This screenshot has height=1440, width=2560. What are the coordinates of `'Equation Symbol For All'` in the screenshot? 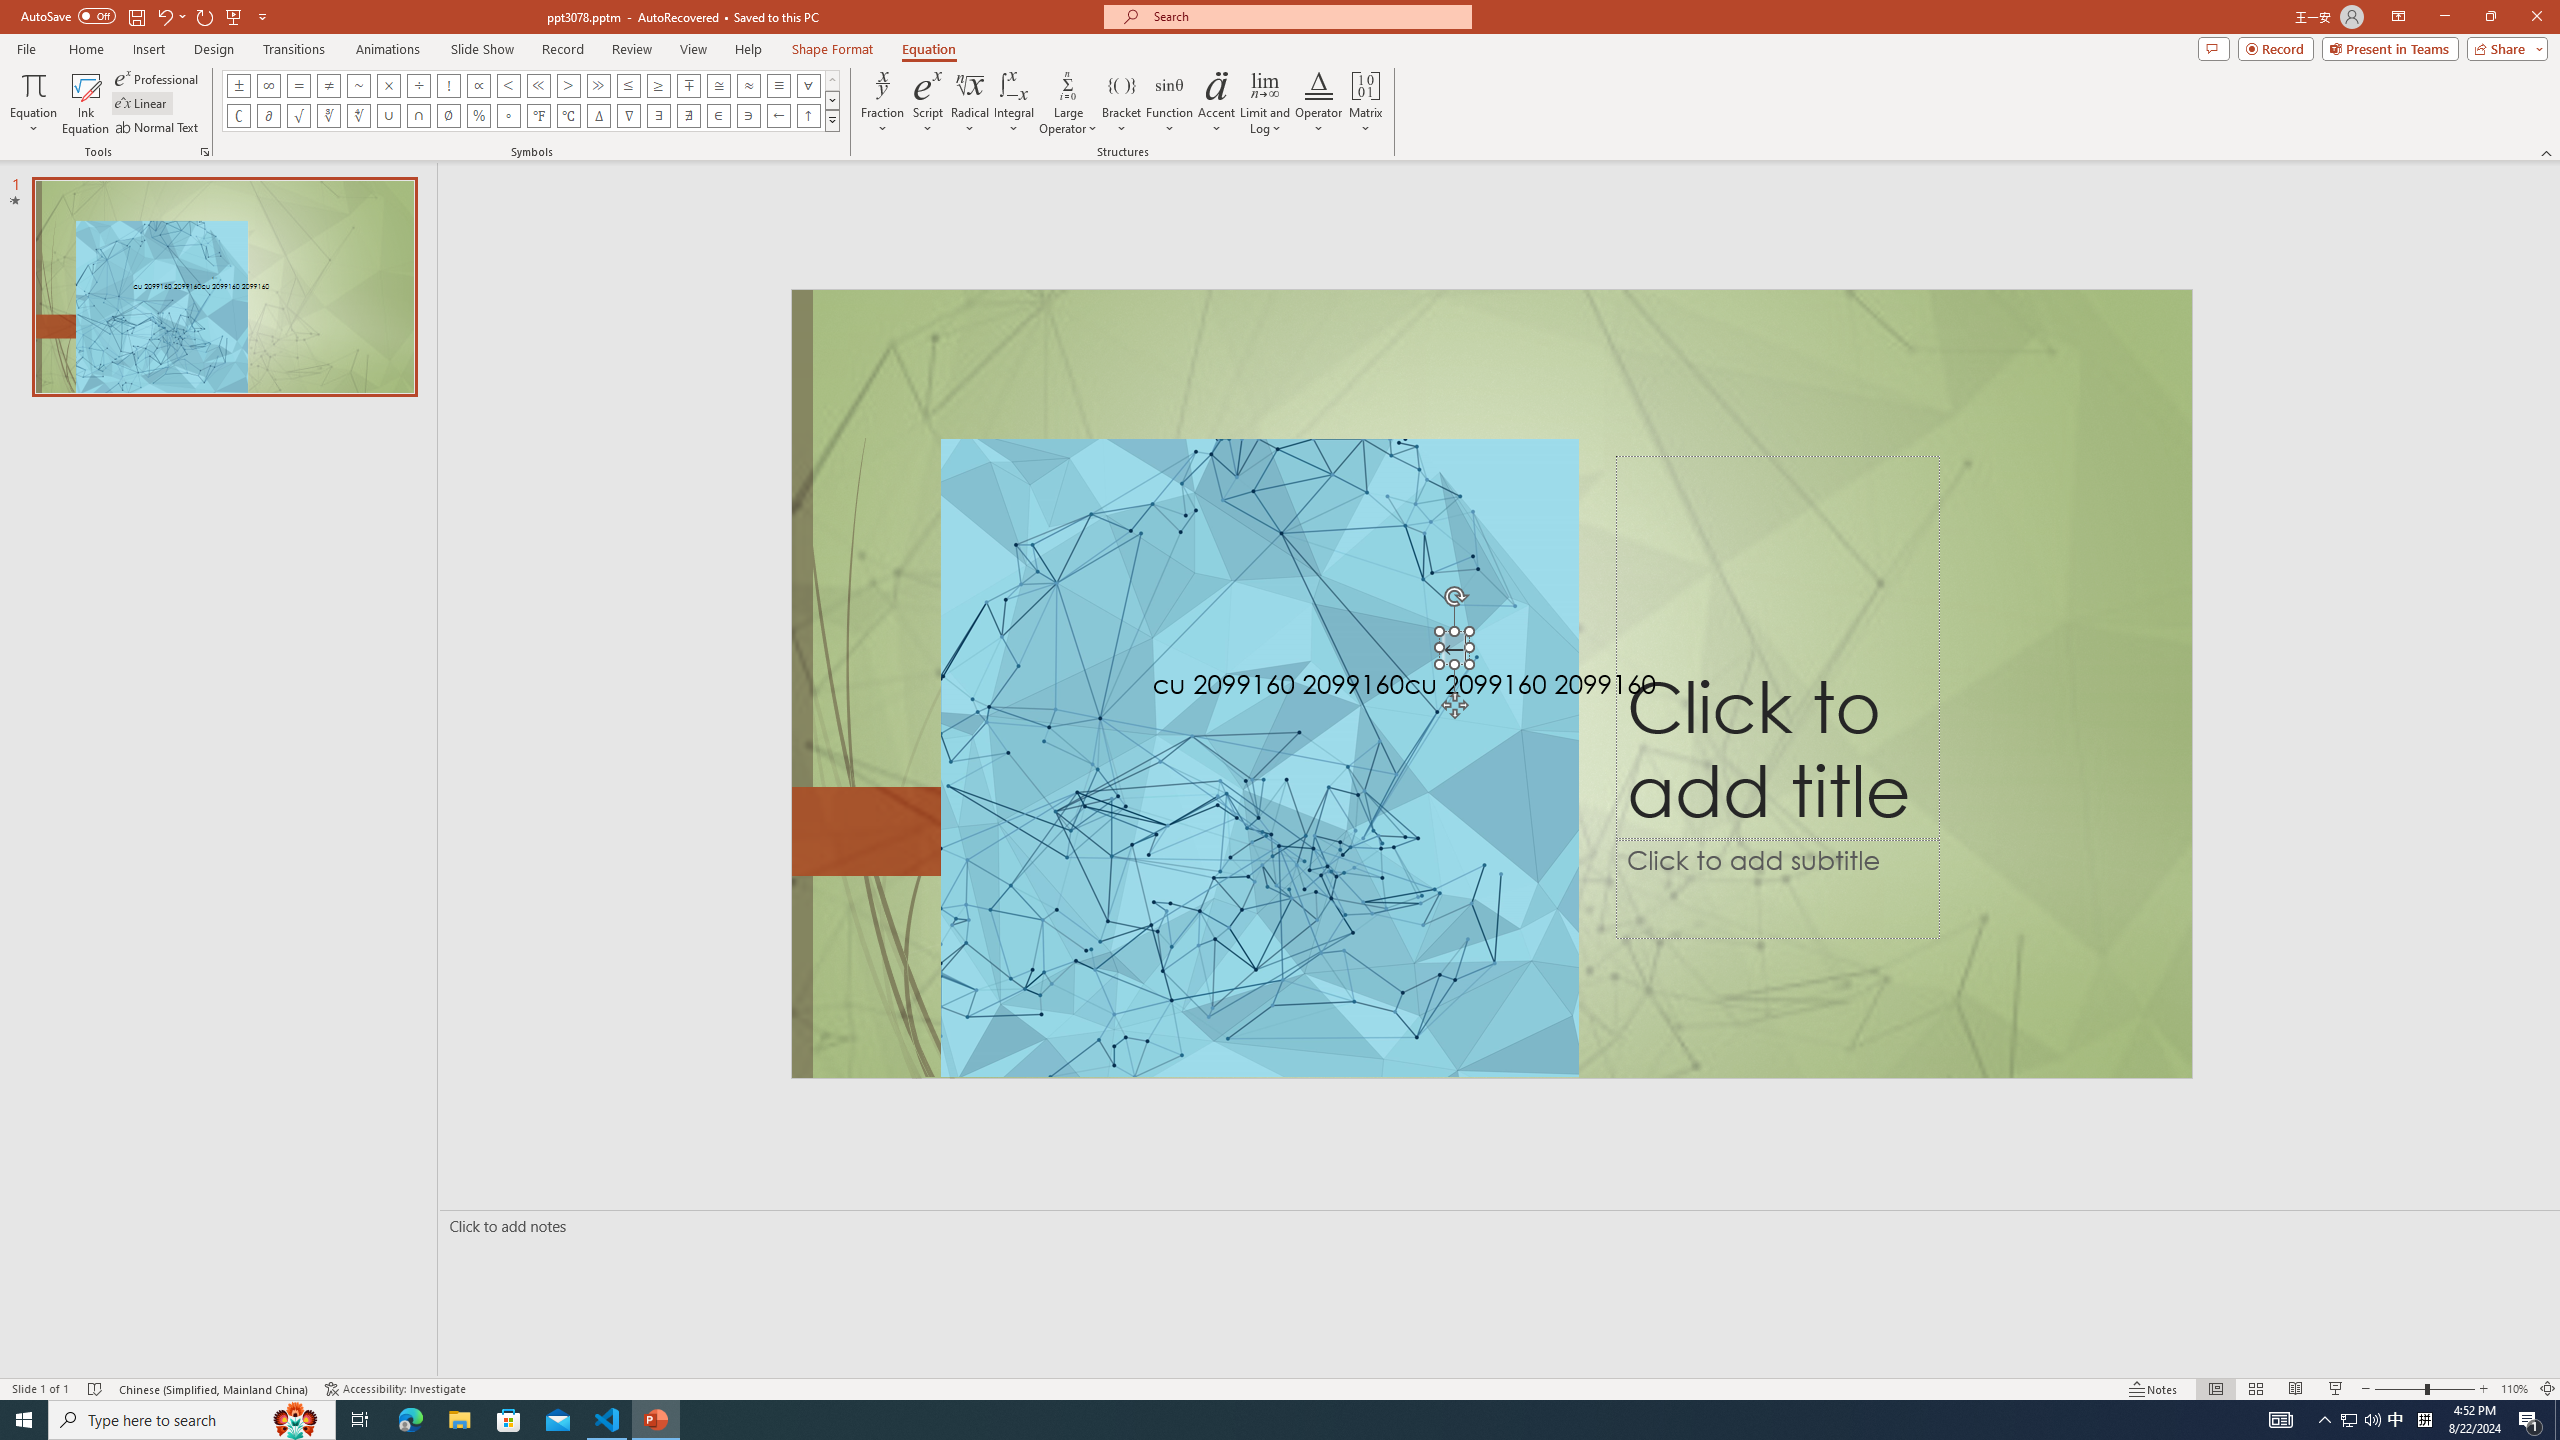 It's located at (807, 84).